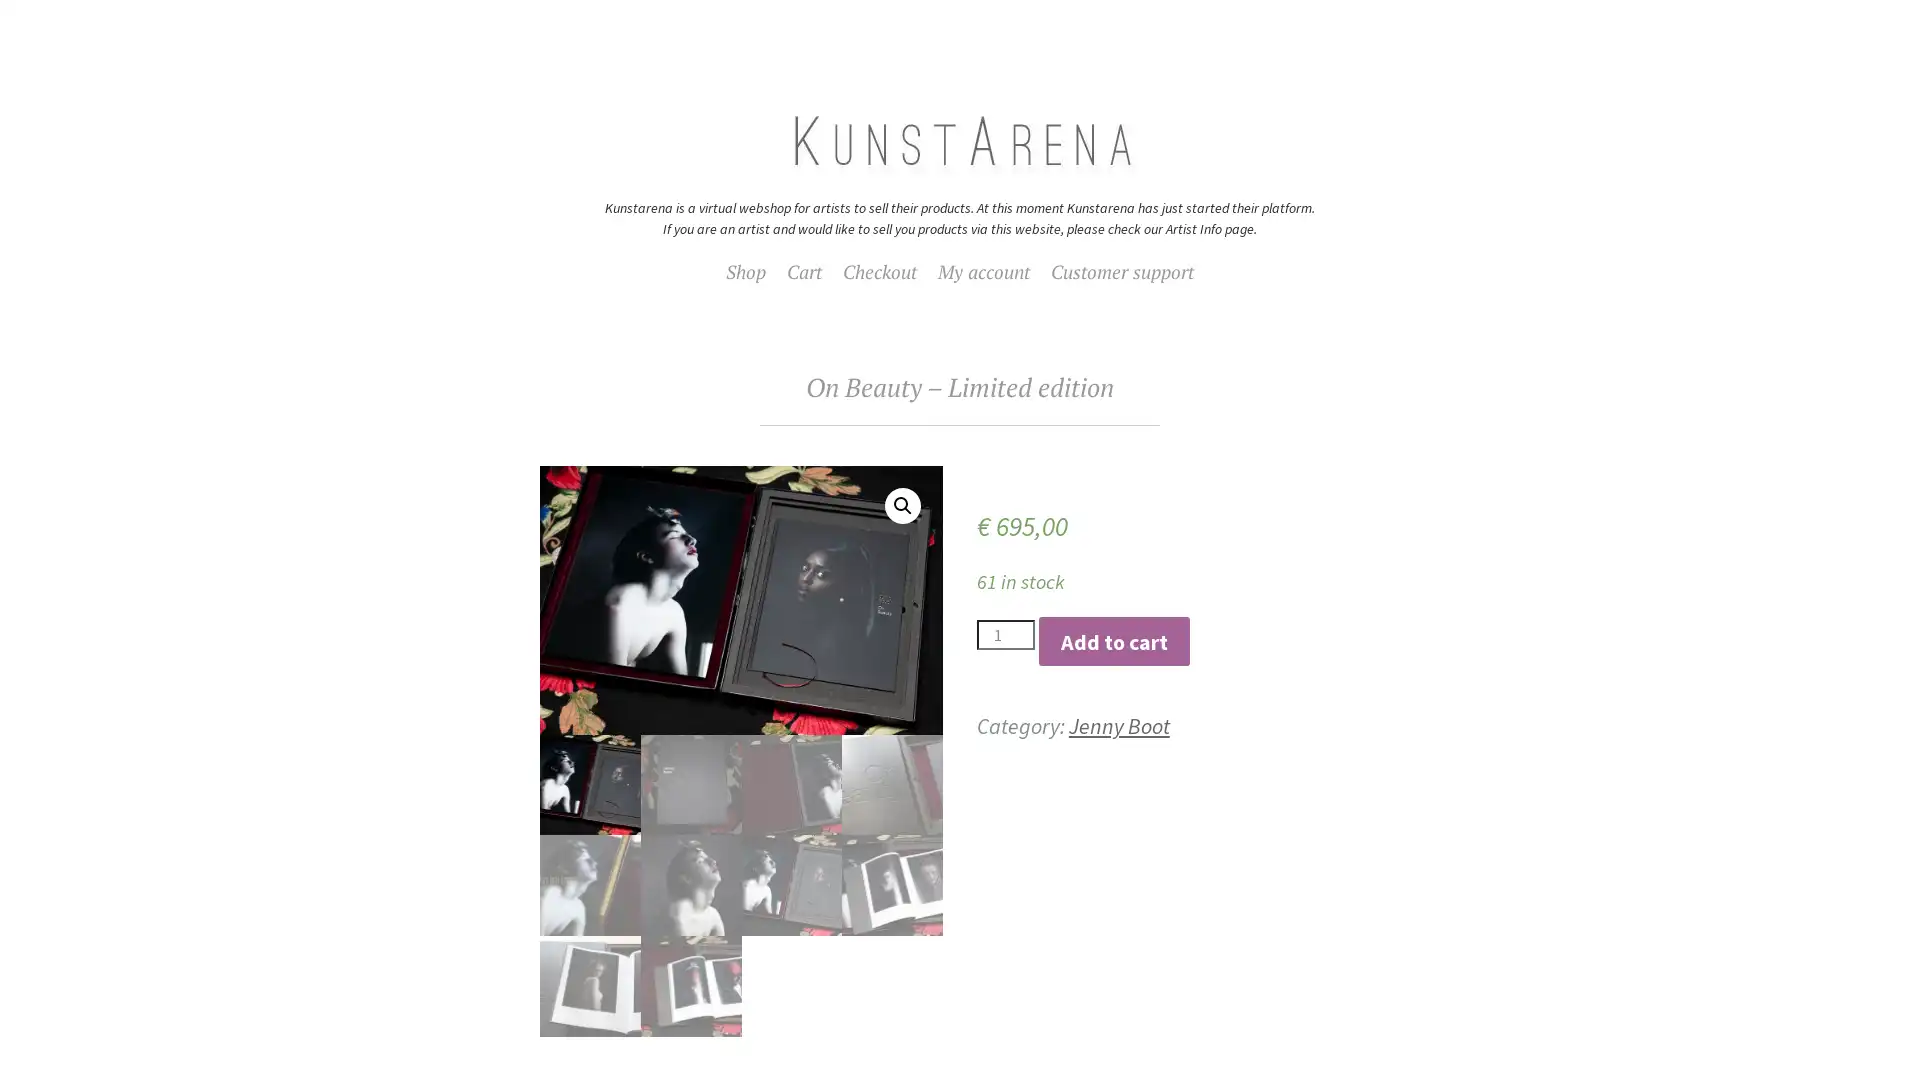 This screenshot has height=1080, width=1920. What do you see at coordinates (1113, 641) in the screenshot?
I see `Add to cart` at bounding box center [1113, 641].